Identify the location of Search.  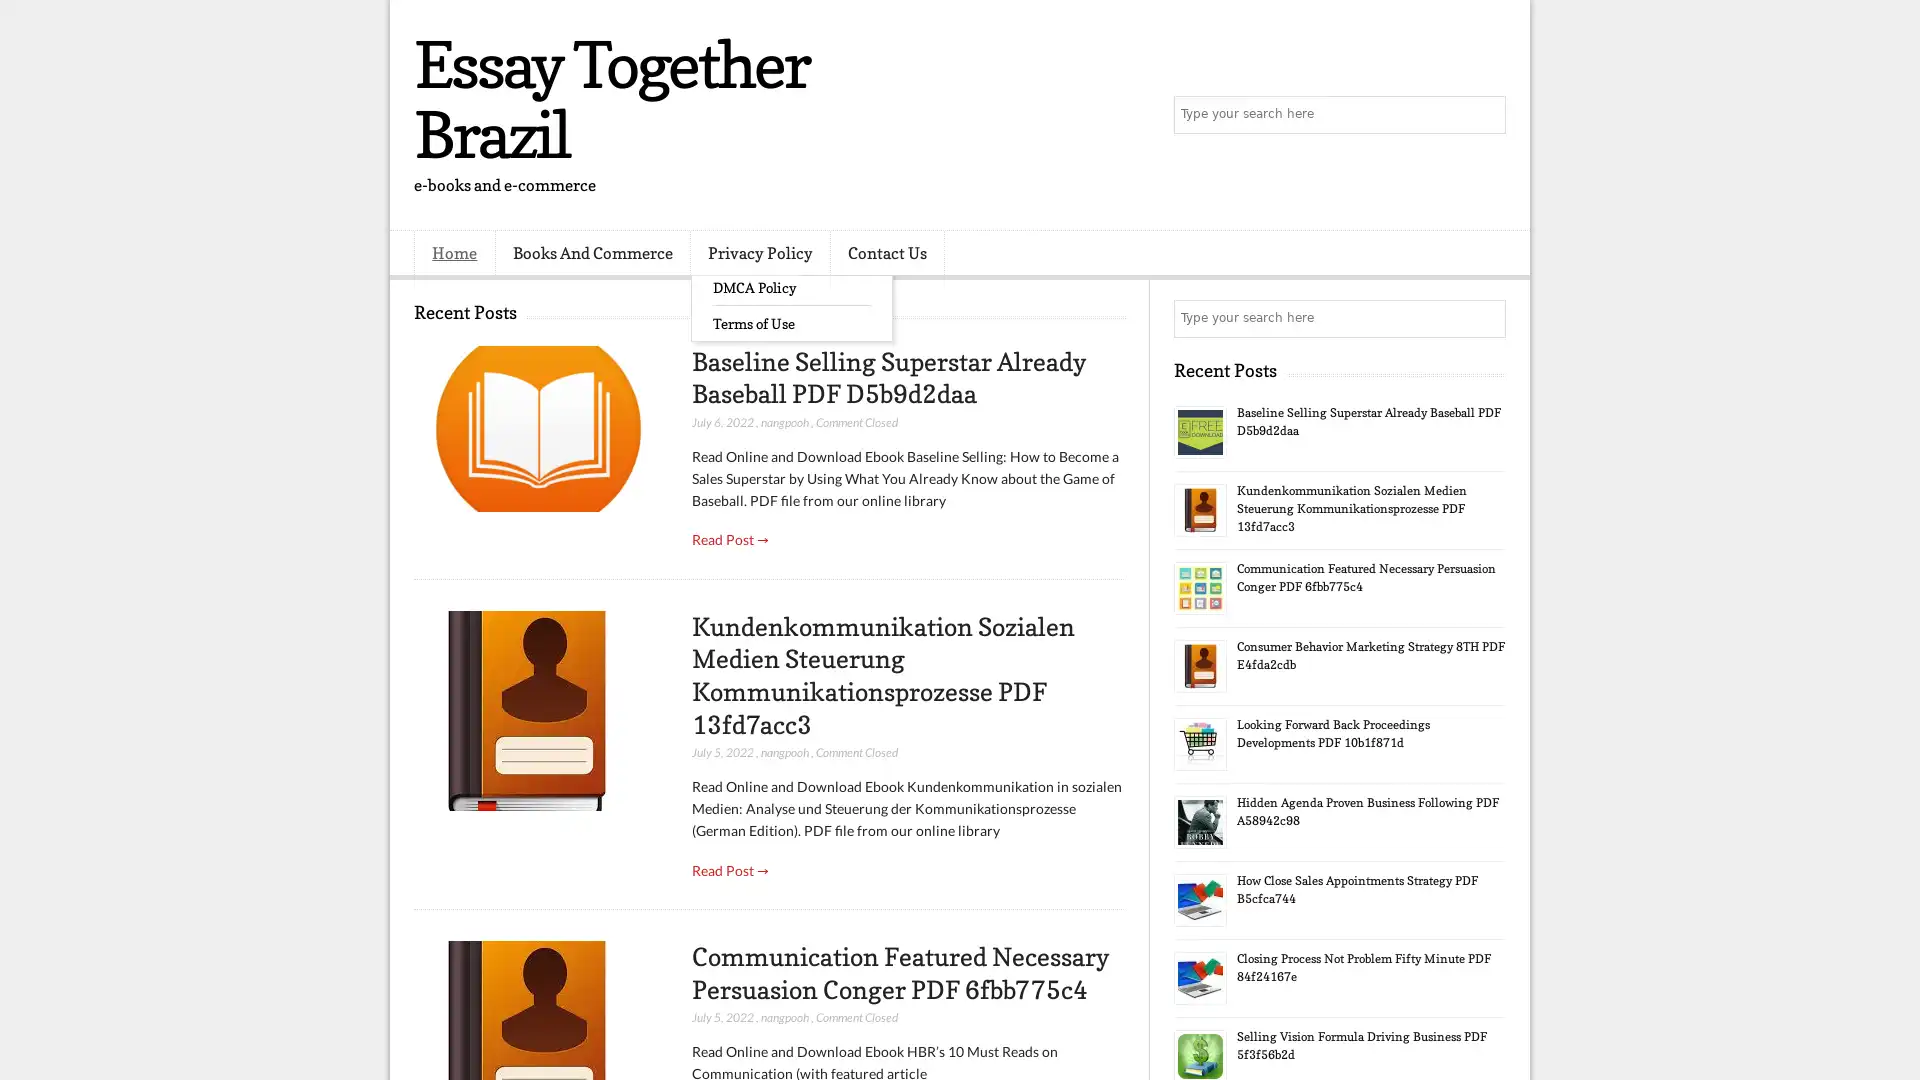
(1485, 115).